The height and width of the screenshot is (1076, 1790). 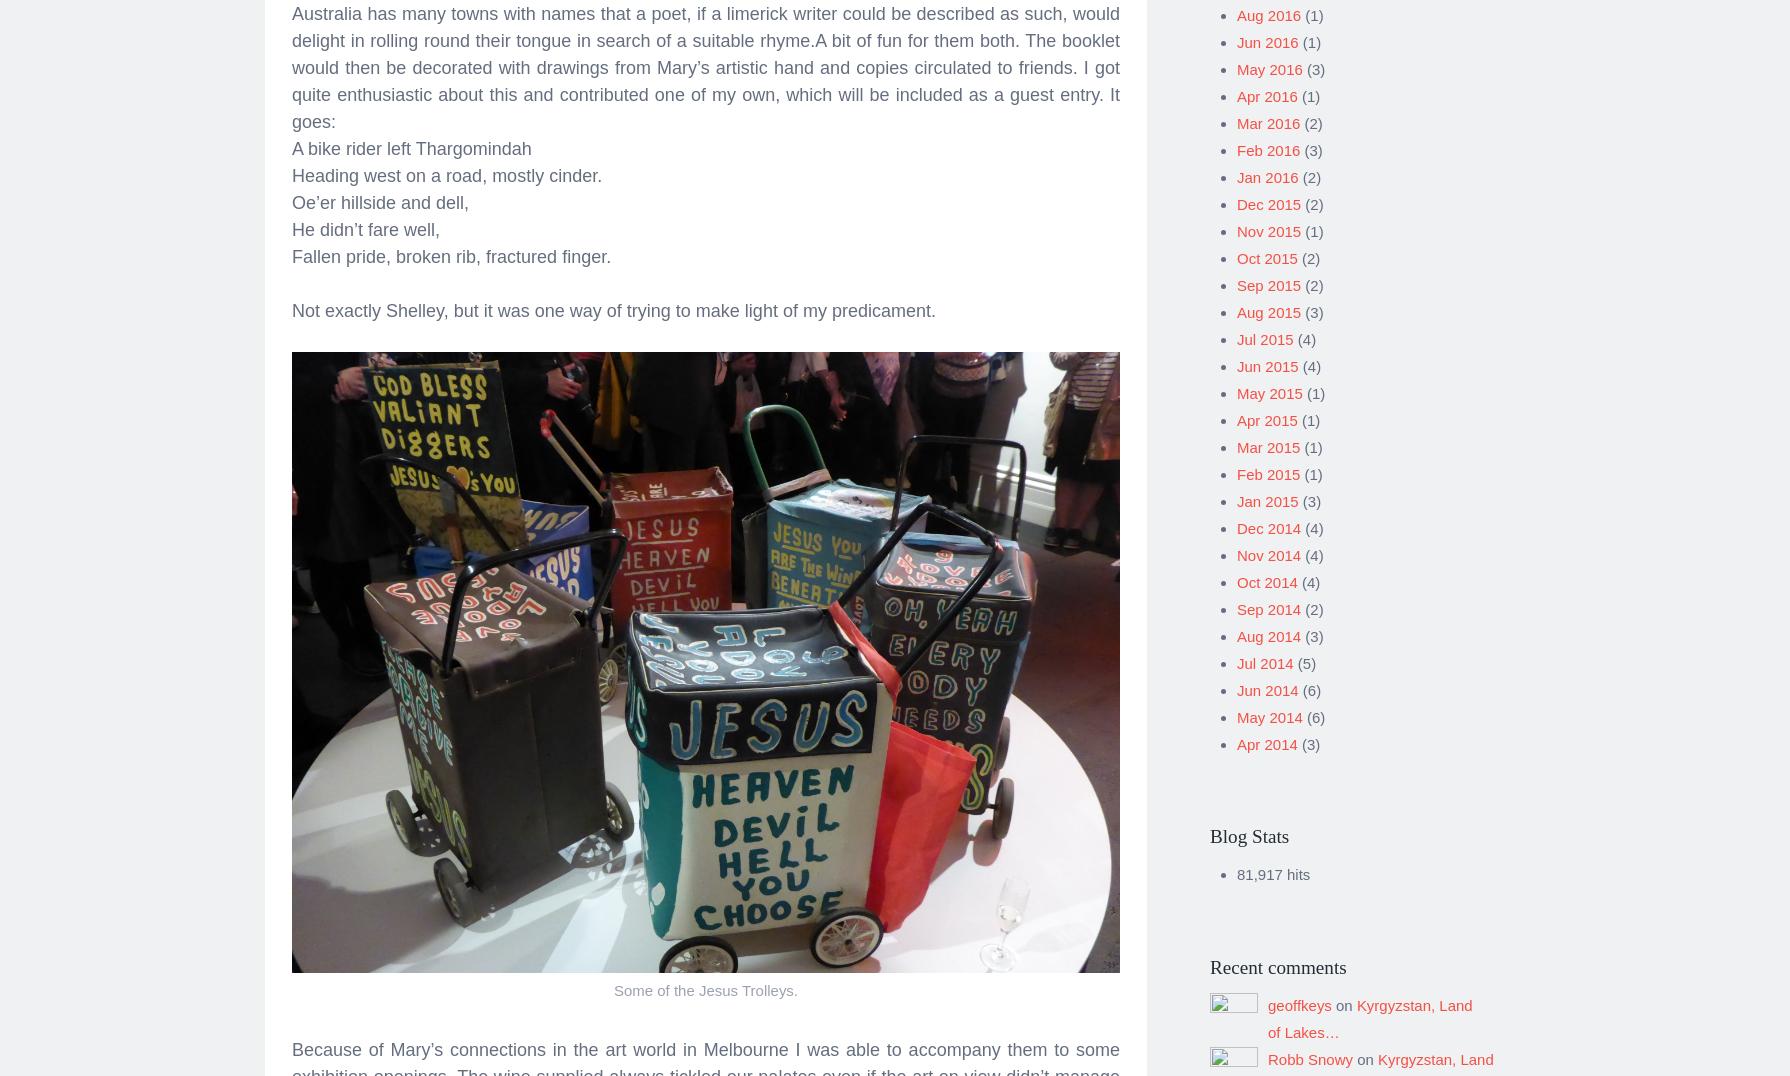 What do you see at coordinates (1249, 828) in the screenshot?
I see `'Blog Stats'` at bounding box center [1249, 828].